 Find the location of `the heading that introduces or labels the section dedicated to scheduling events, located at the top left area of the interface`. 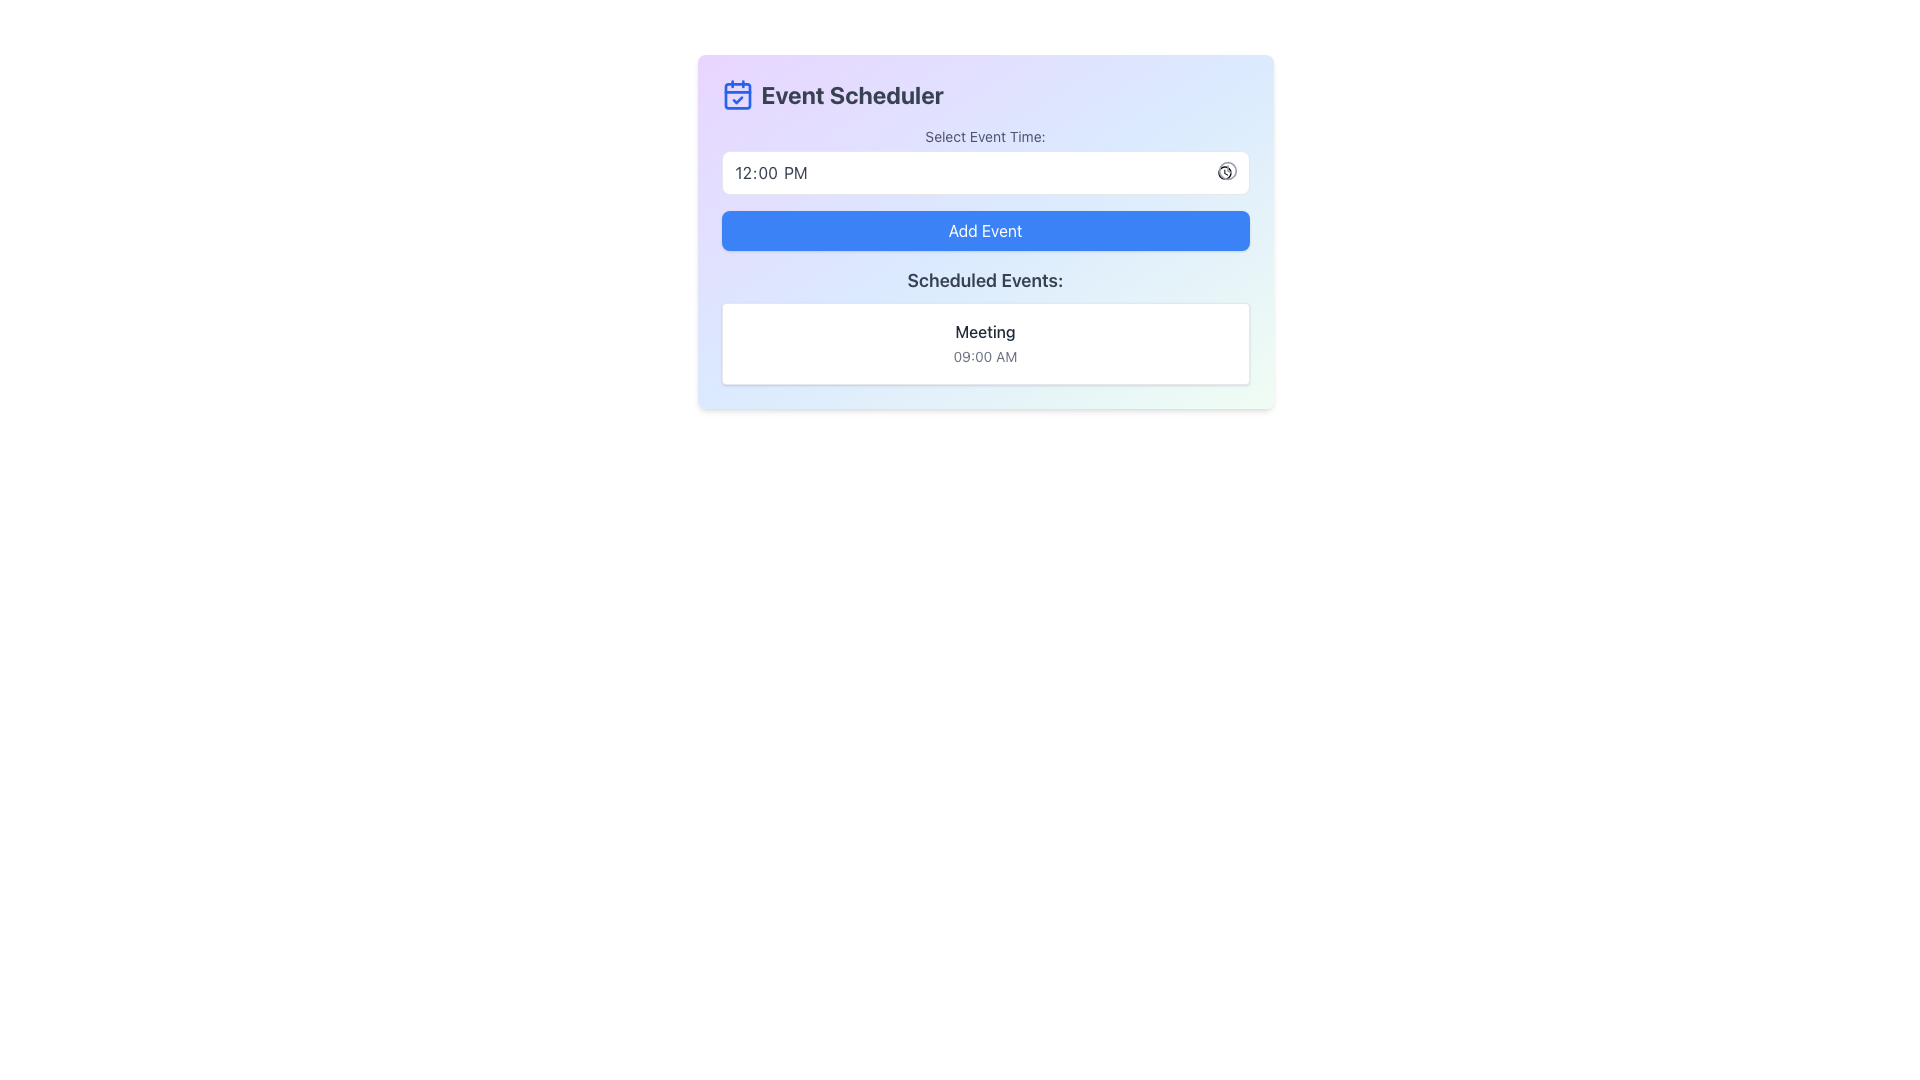

the heading that introduces or labels the section dedicated to scheduling events, located at the top left area of the interface is located at coordinates (852, 95).